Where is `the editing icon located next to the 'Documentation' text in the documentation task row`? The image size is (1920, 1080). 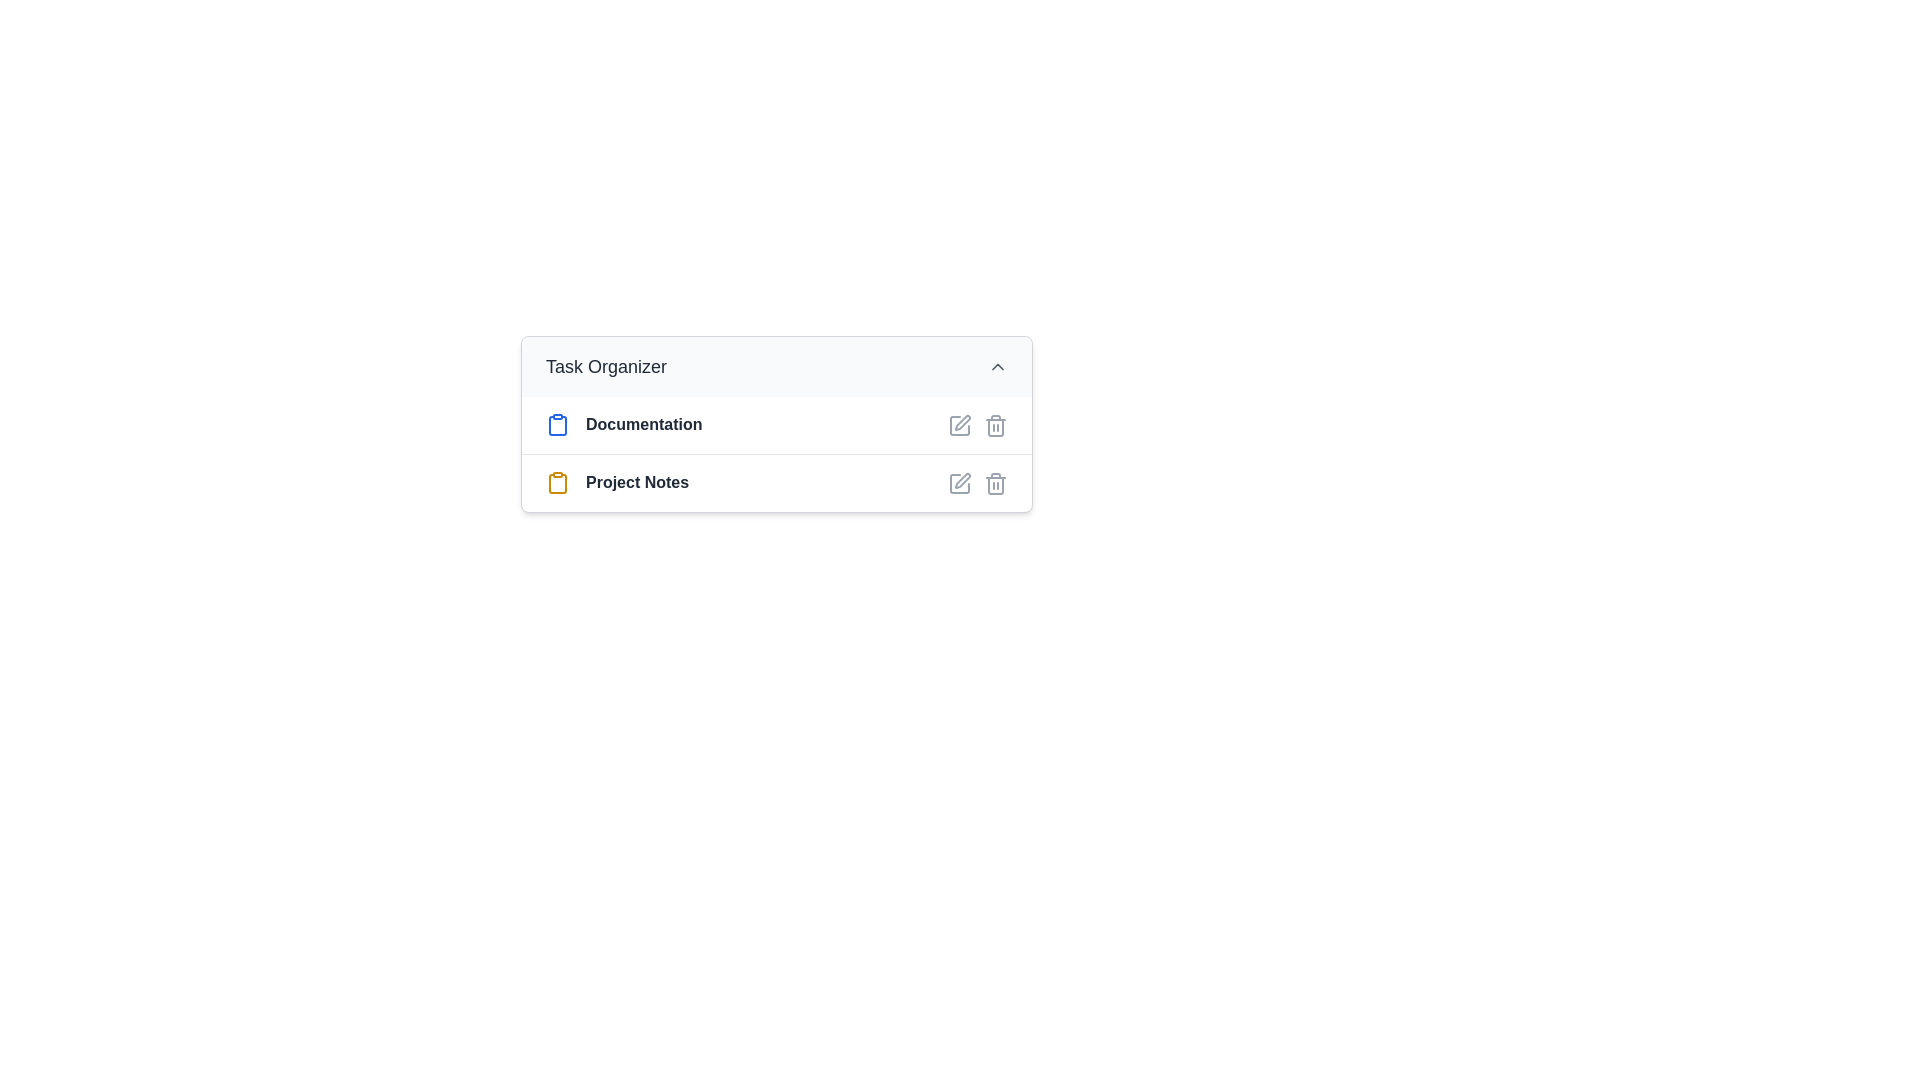
the editing icon located next to the 'Documentation' text in the documentation task row is located at coordinates (963, 421).